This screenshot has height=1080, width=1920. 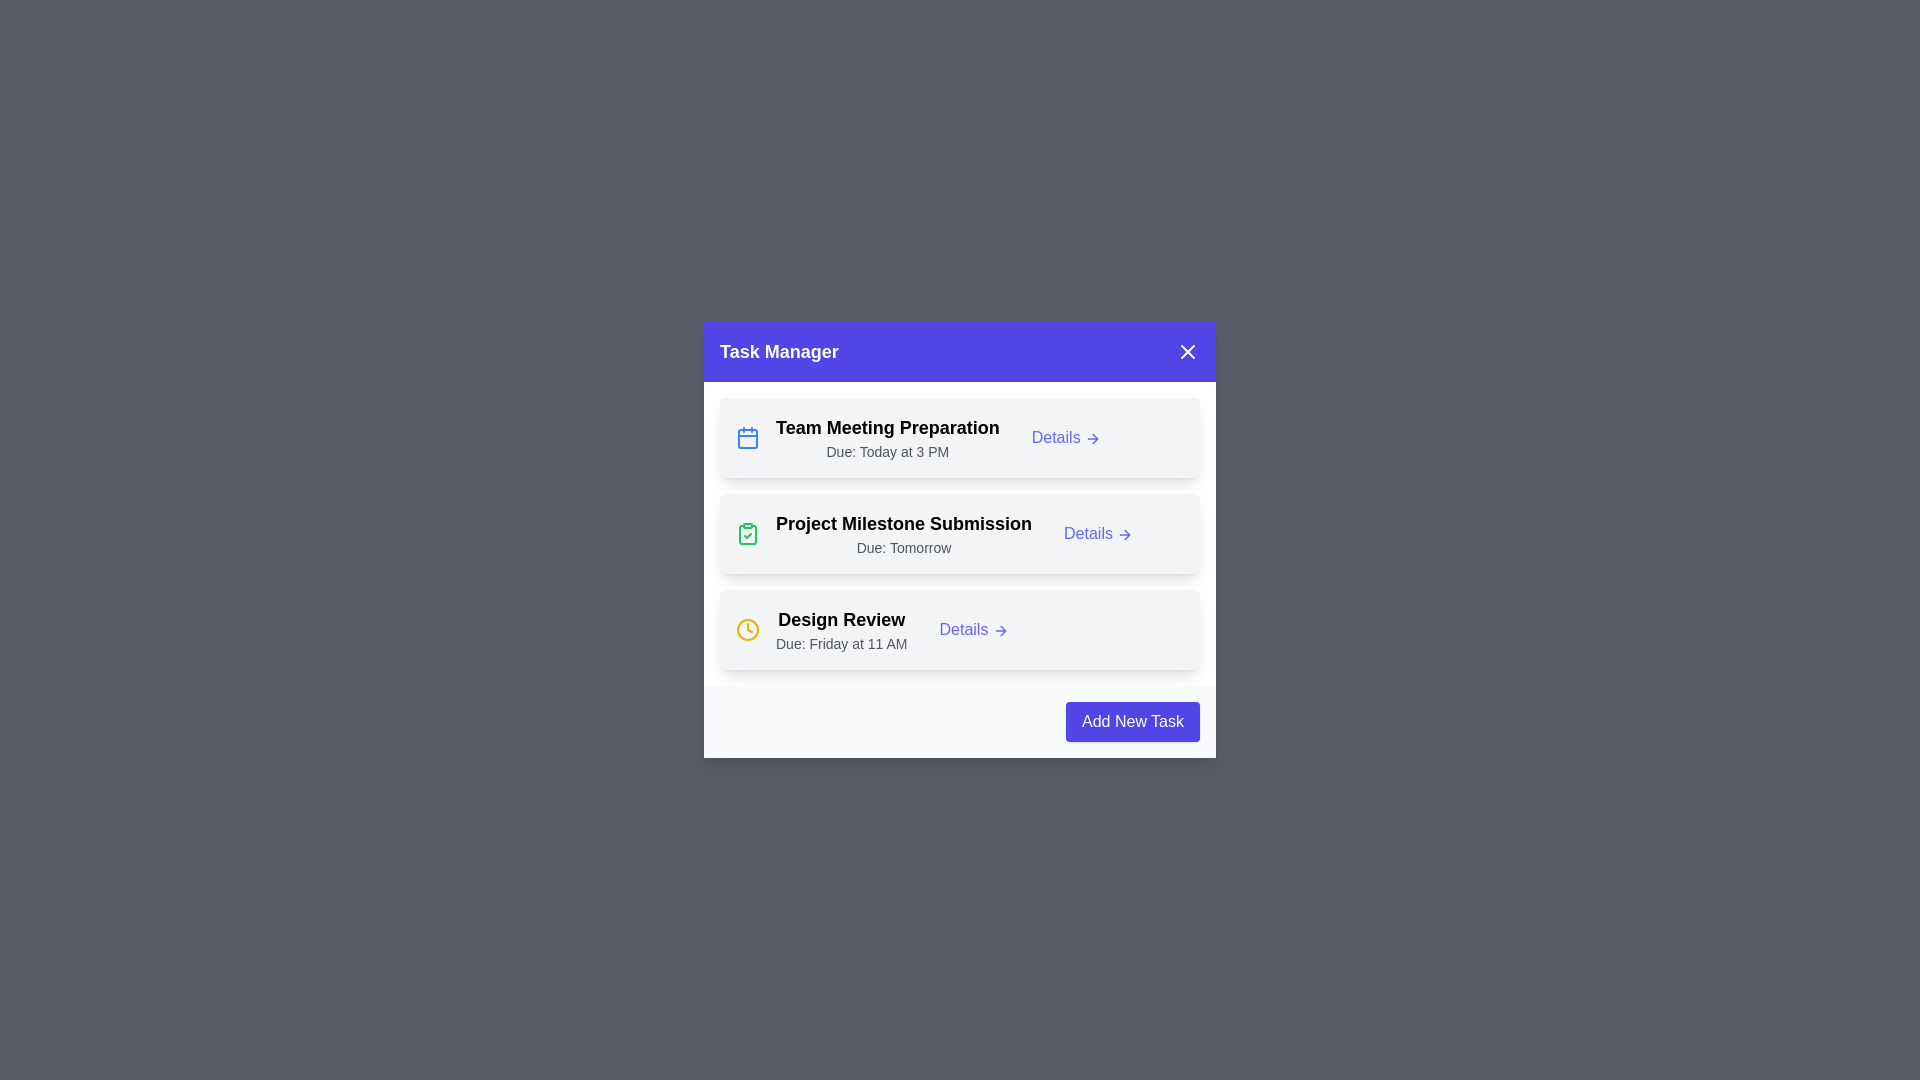 What do you see at coordinates (1065, 437) in the screenshot?
I see `the 'Details' button, which is the last element in the 'Team Meeting Preparation' row, featuring indigo text and a rounded appearance` at bounding box center [1065, 437].